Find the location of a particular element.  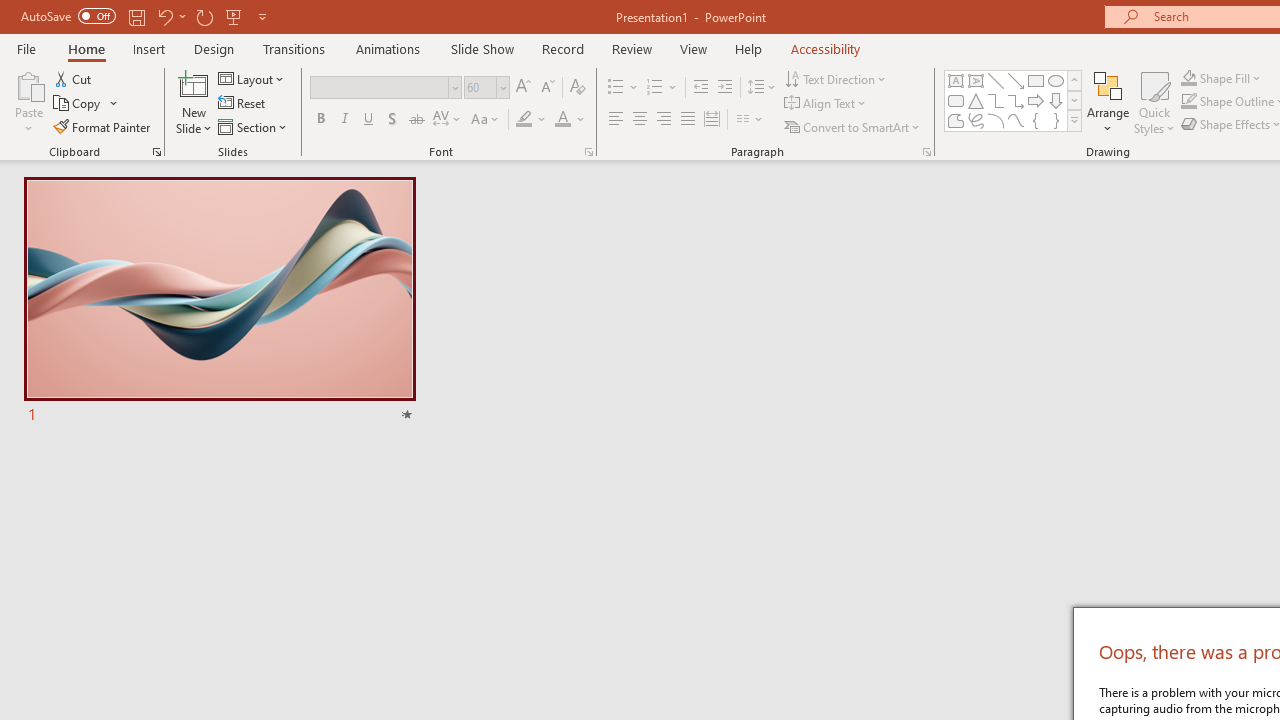

'Shape Fill Orange, Accent 2' is located at coordinates (1189, 77).